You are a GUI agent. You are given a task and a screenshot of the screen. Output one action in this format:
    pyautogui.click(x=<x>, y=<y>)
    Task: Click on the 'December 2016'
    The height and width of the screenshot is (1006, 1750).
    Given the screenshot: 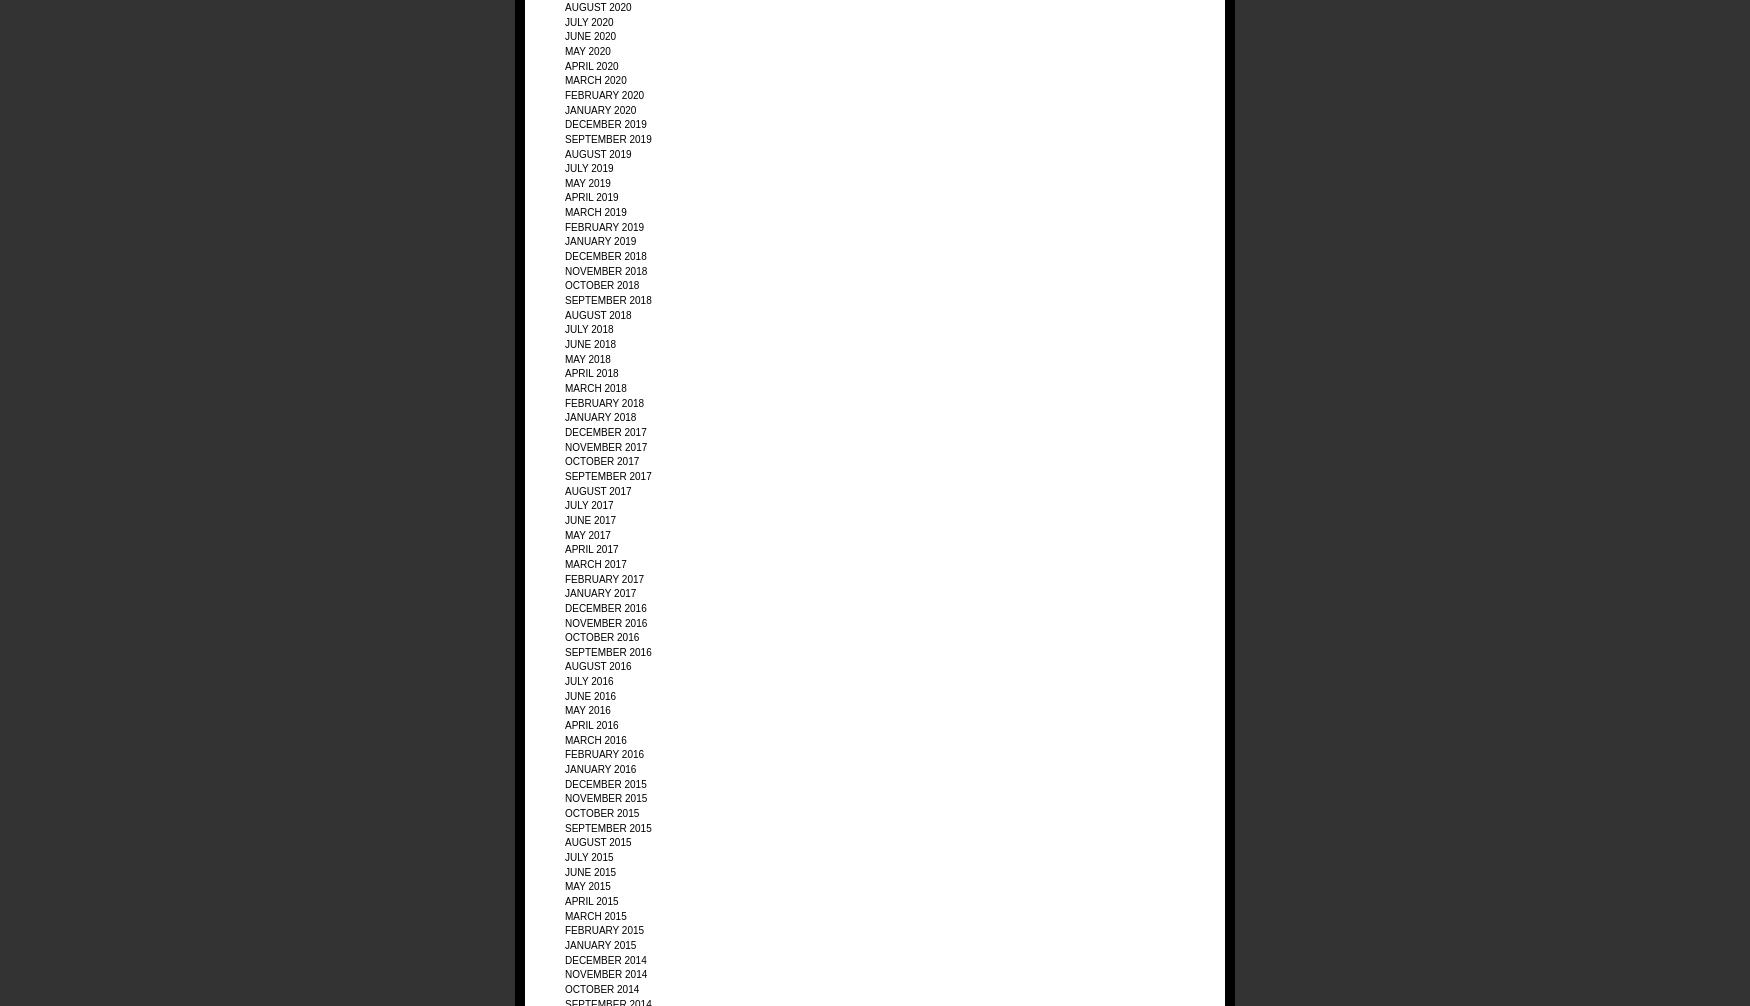 What is the action you would take?
    pyautogui.click(x=565, y=607)
    